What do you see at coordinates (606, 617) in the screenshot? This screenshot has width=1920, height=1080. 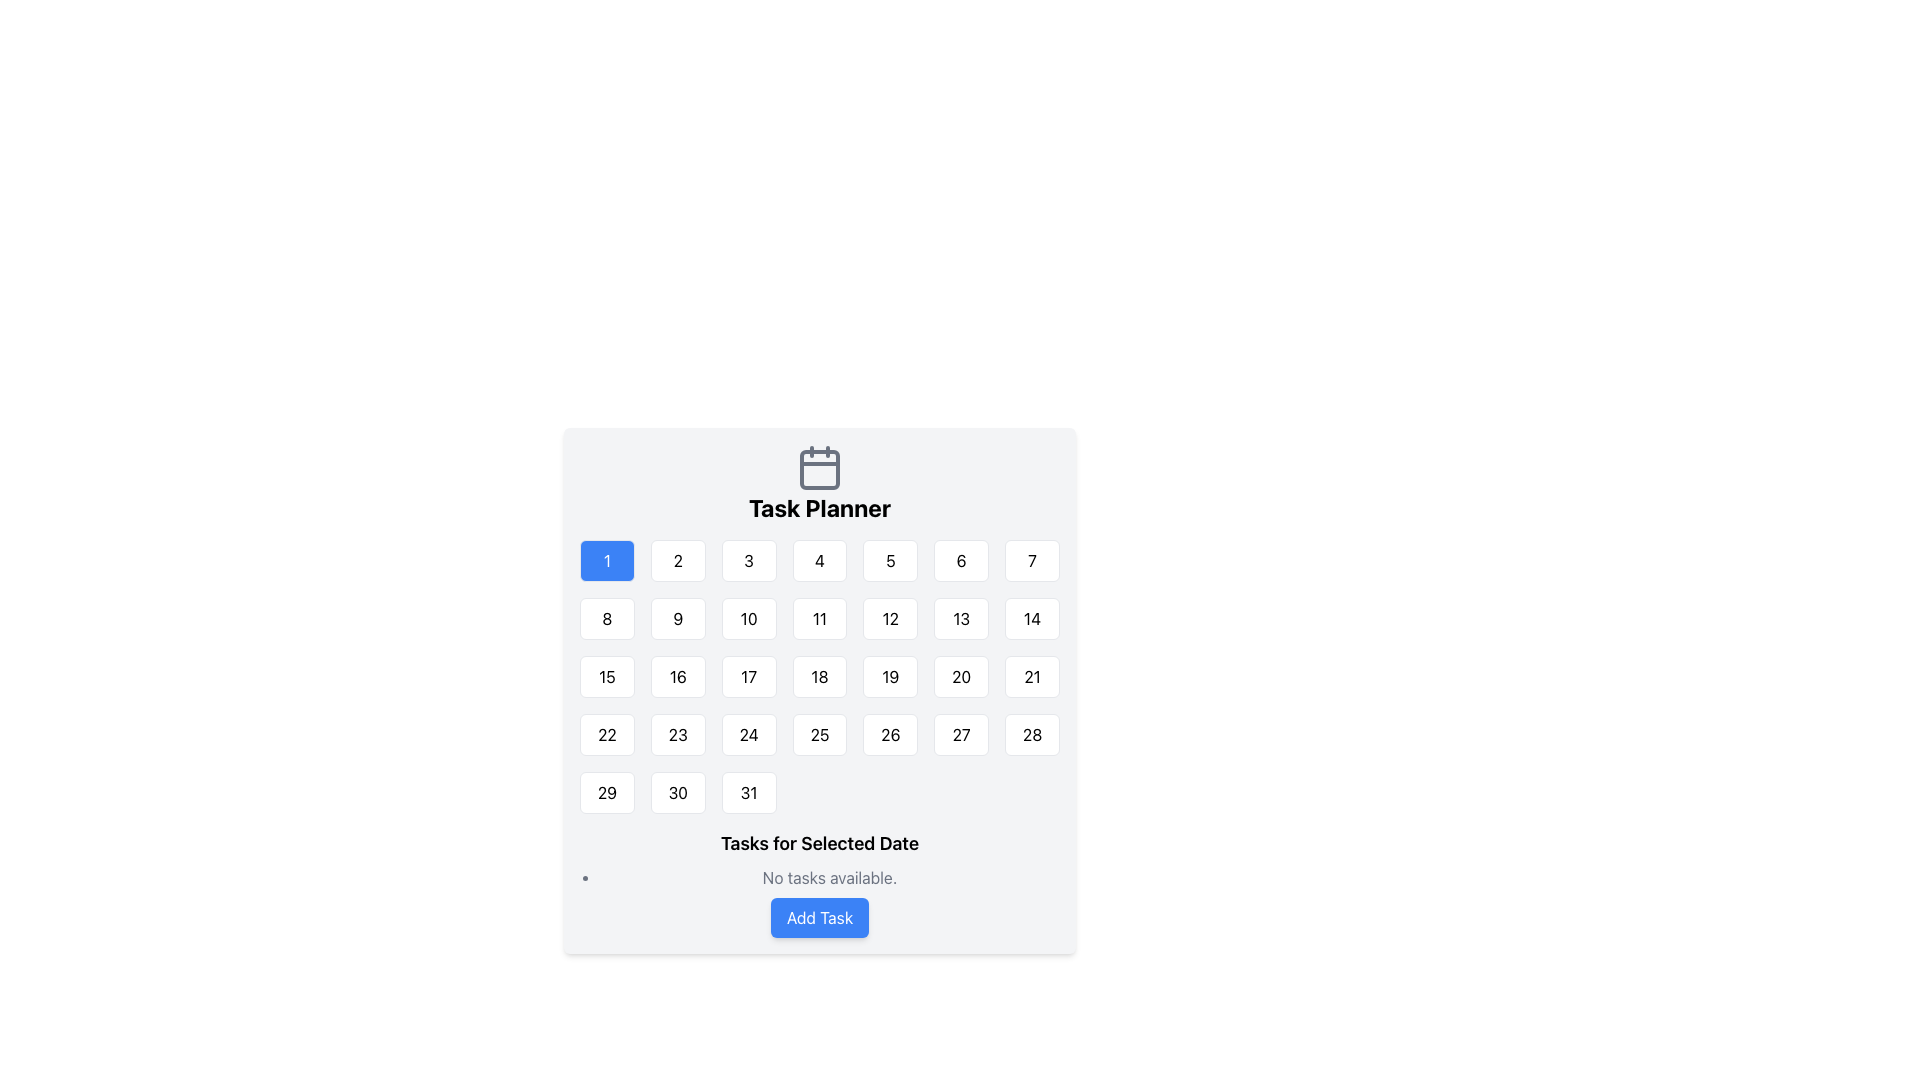 I see `the rounded square button labeled '8' located under the 'Task Planner' heading` at bounding box center [606, 617].